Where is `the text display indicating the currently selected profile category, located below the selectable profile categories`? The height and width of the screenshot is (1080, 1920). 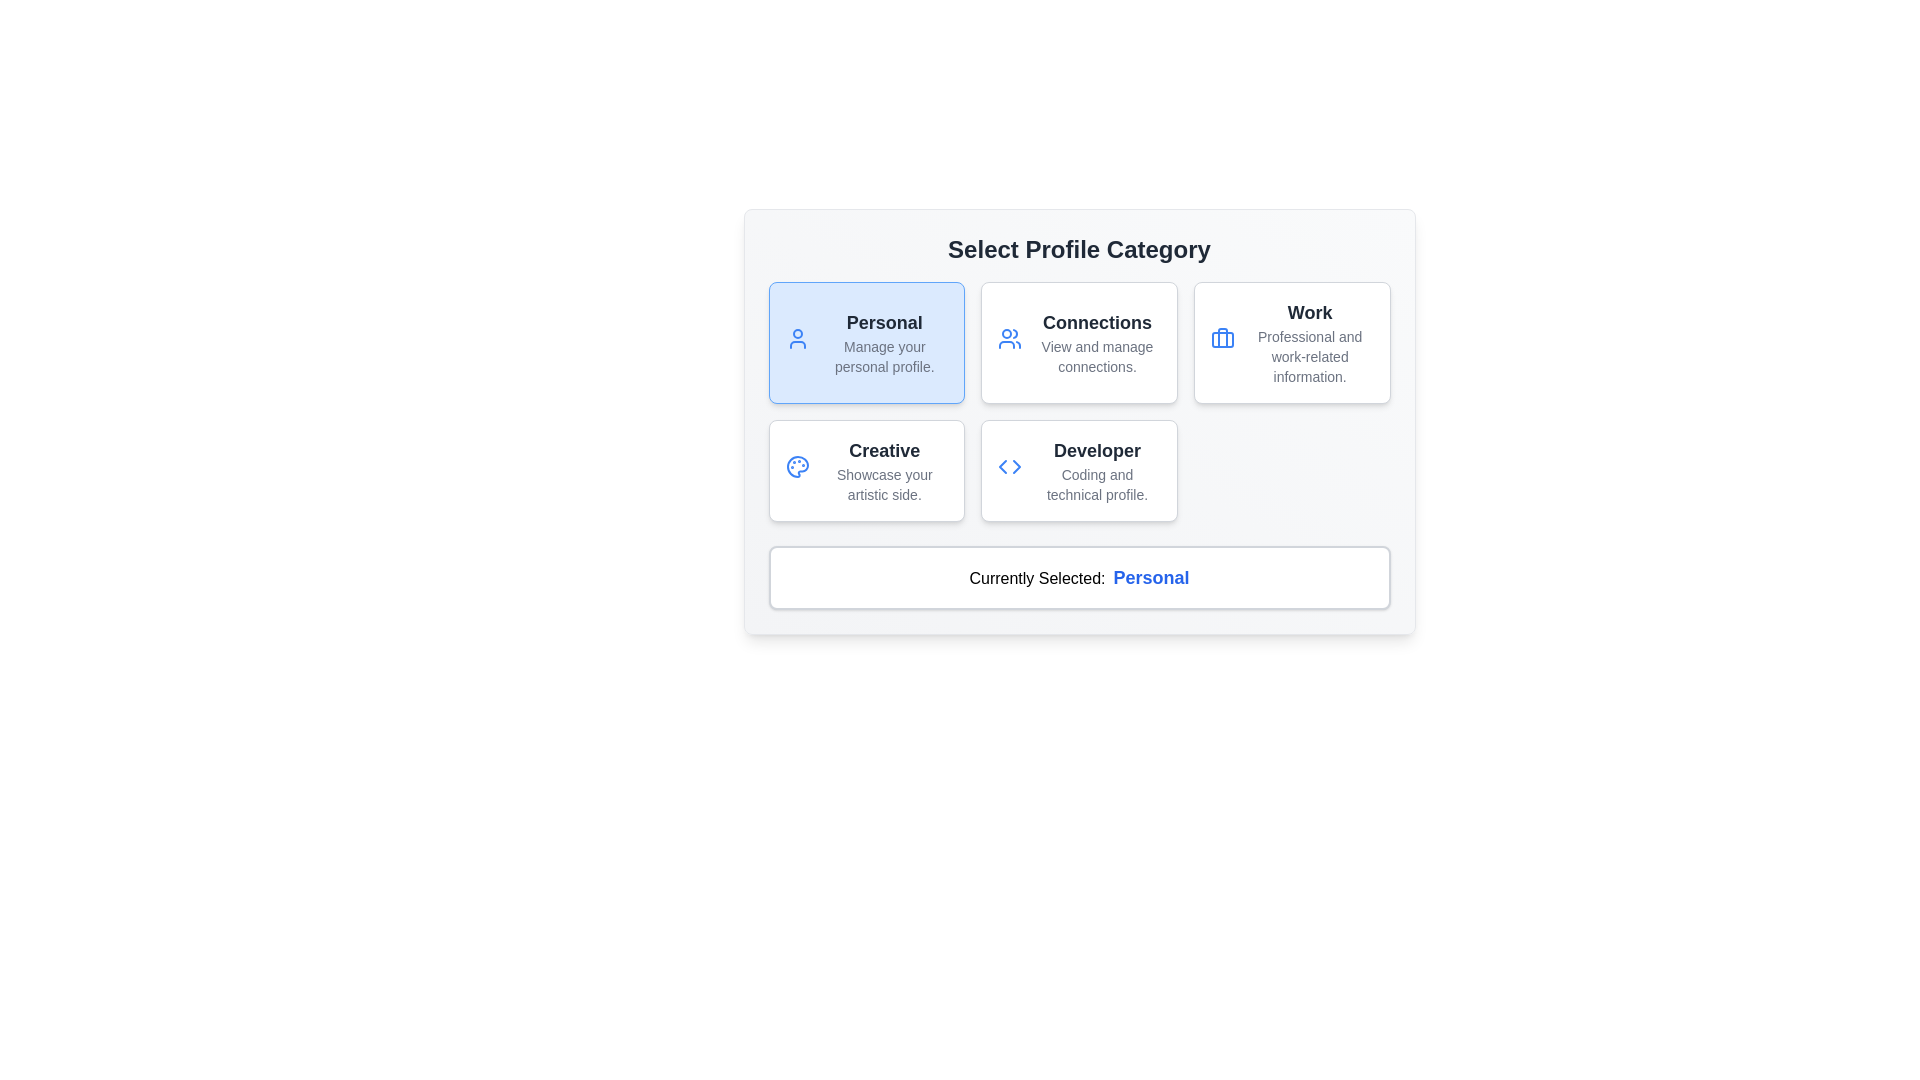
the text display indicating the currently selected profile category, located below the selectable profile categories is located at coordinates (1078, 578).